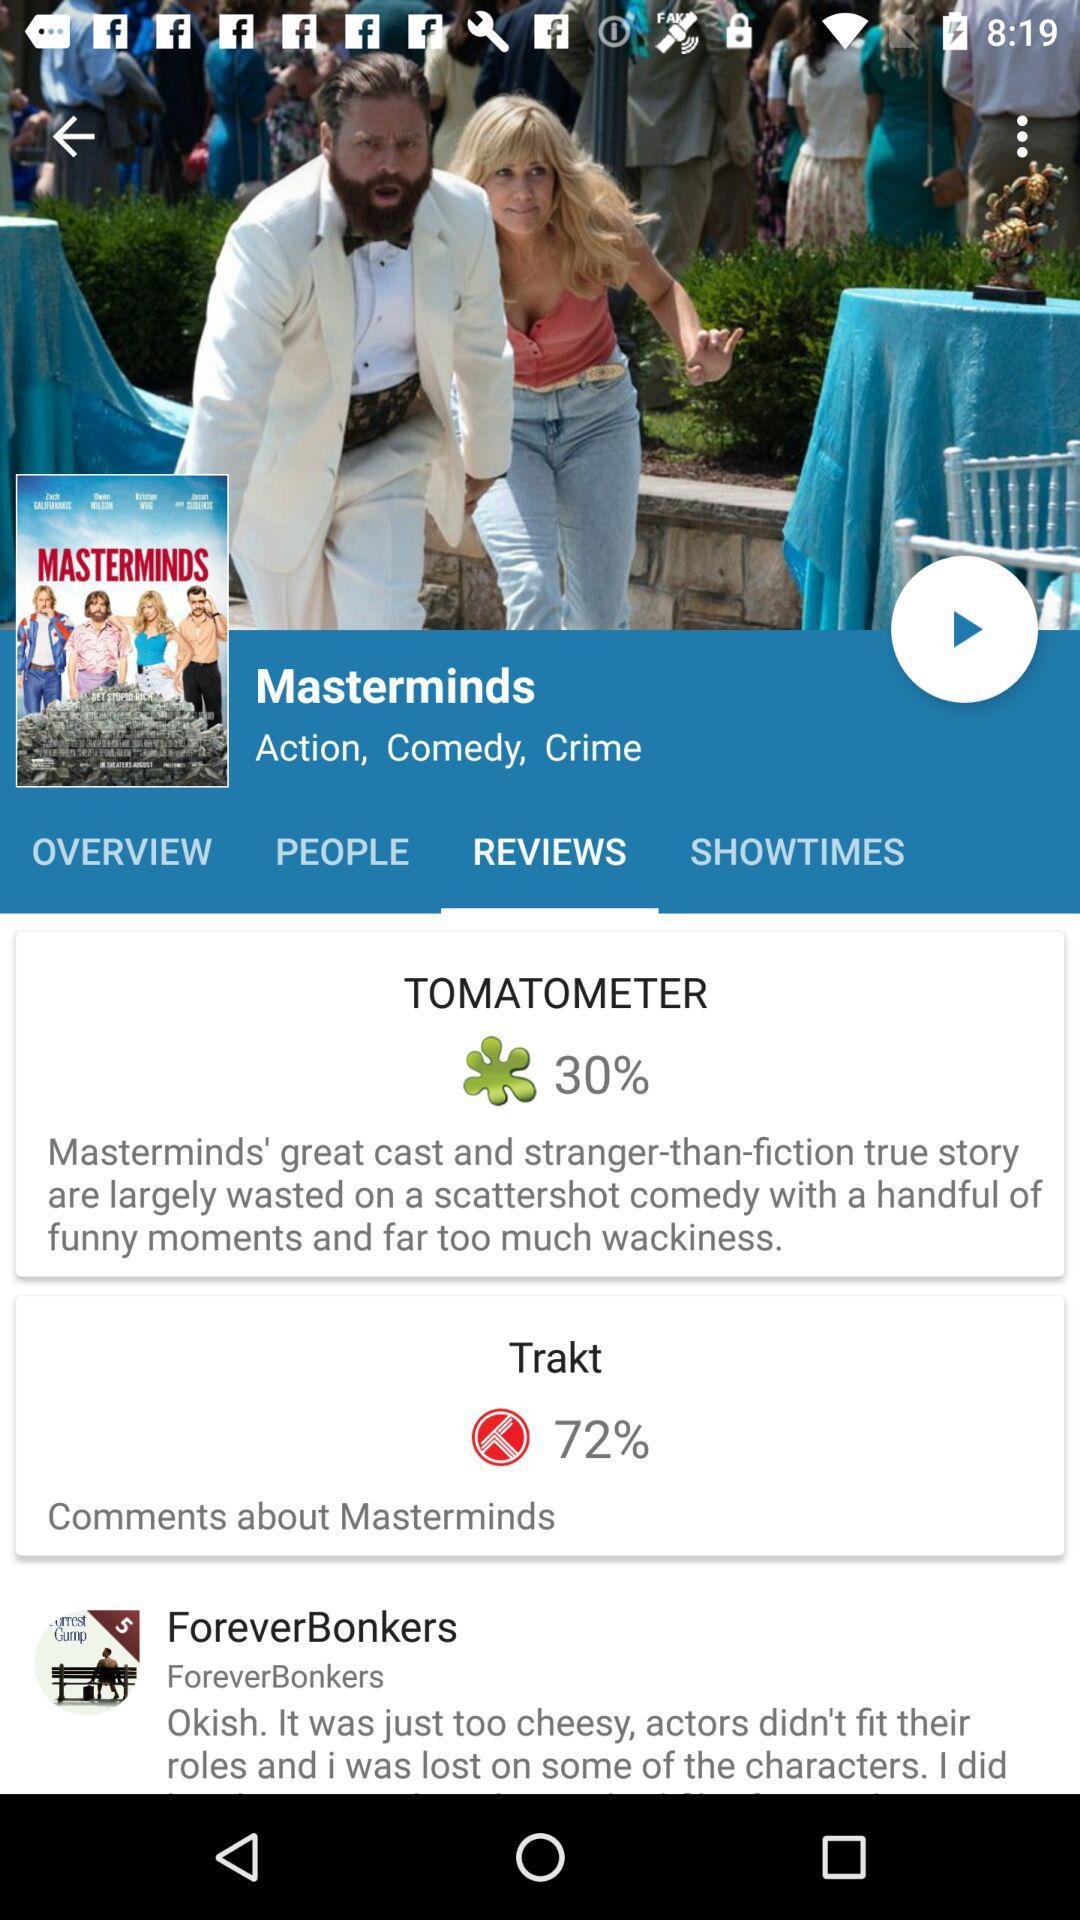  I want to click on the play icon, so click(963, 628).